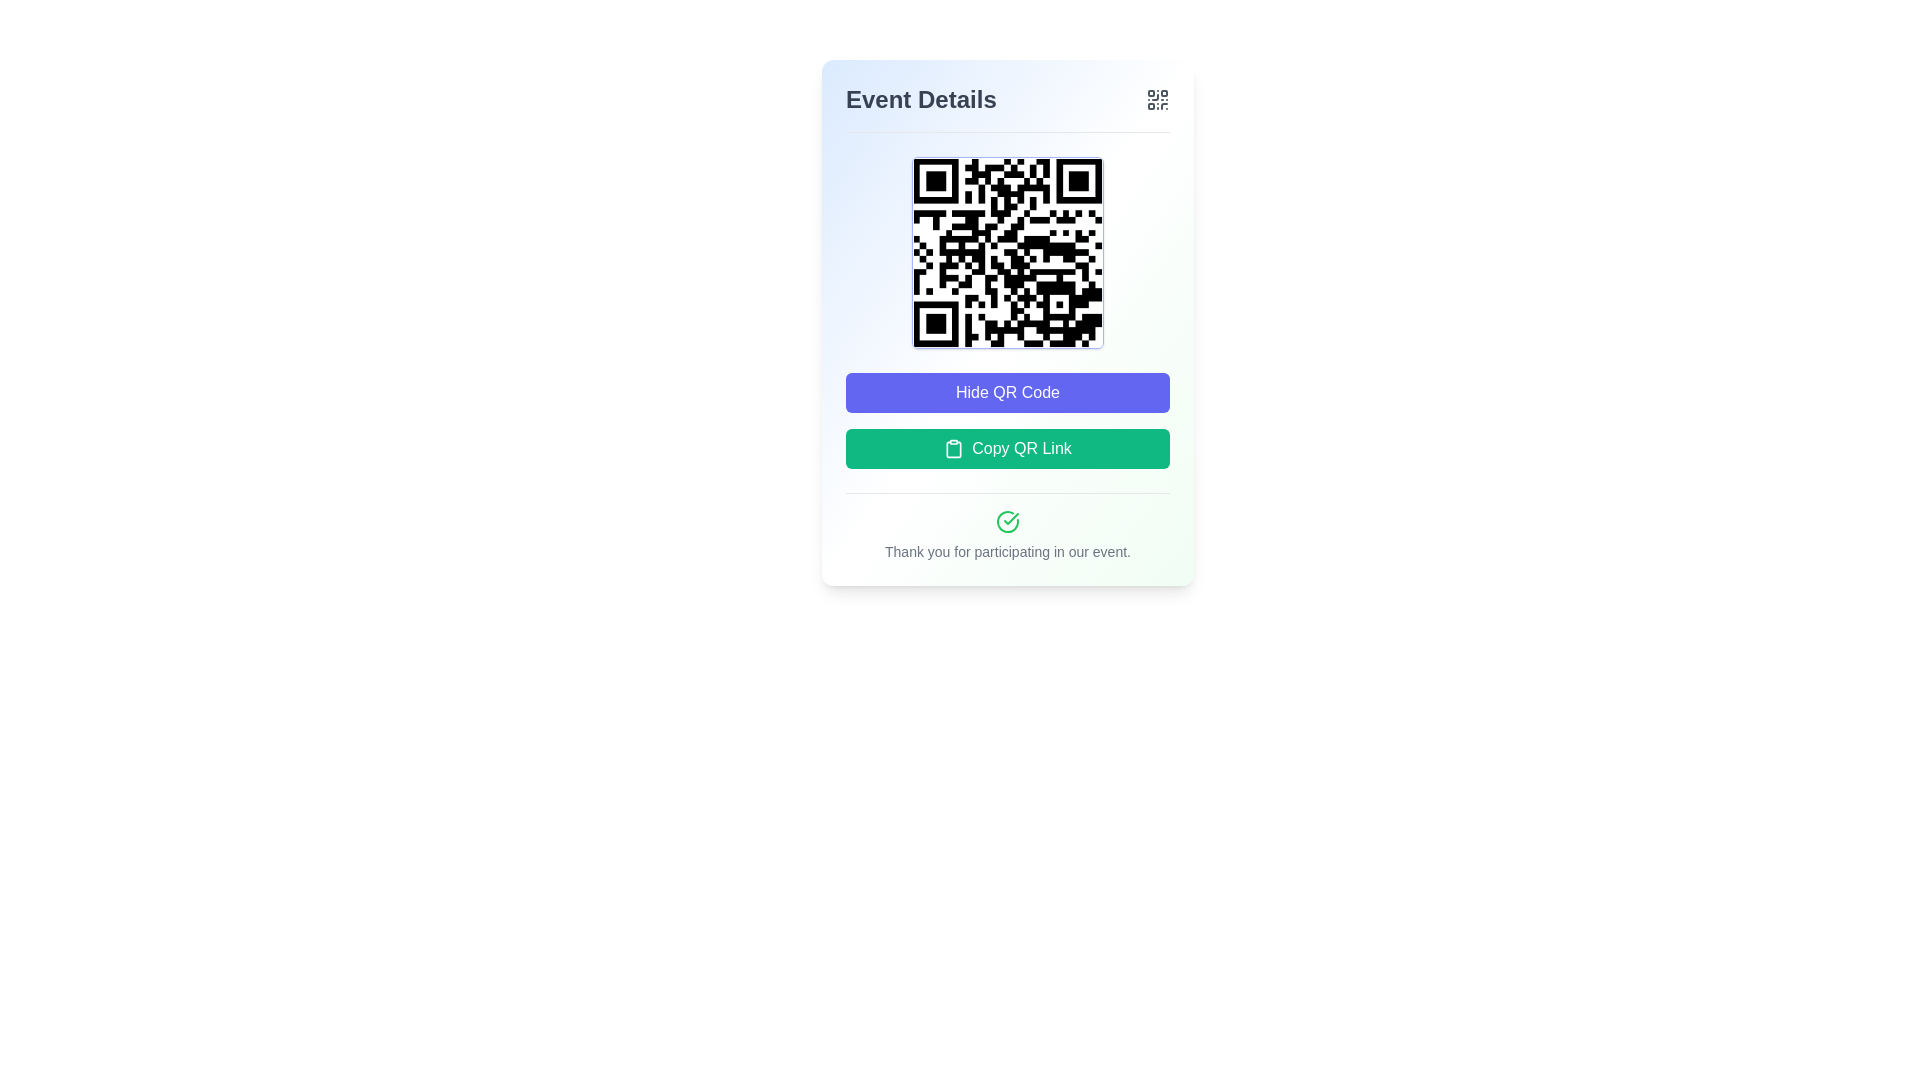 The width and height of the screenshot is (1920, 1080). Describe the element at coordinates (1008, 447) in the screenshot. I see `the button located beneath the 'Hide QR Code' button and above the confirmation message to copy the QR code link to the clipboard` at that location.